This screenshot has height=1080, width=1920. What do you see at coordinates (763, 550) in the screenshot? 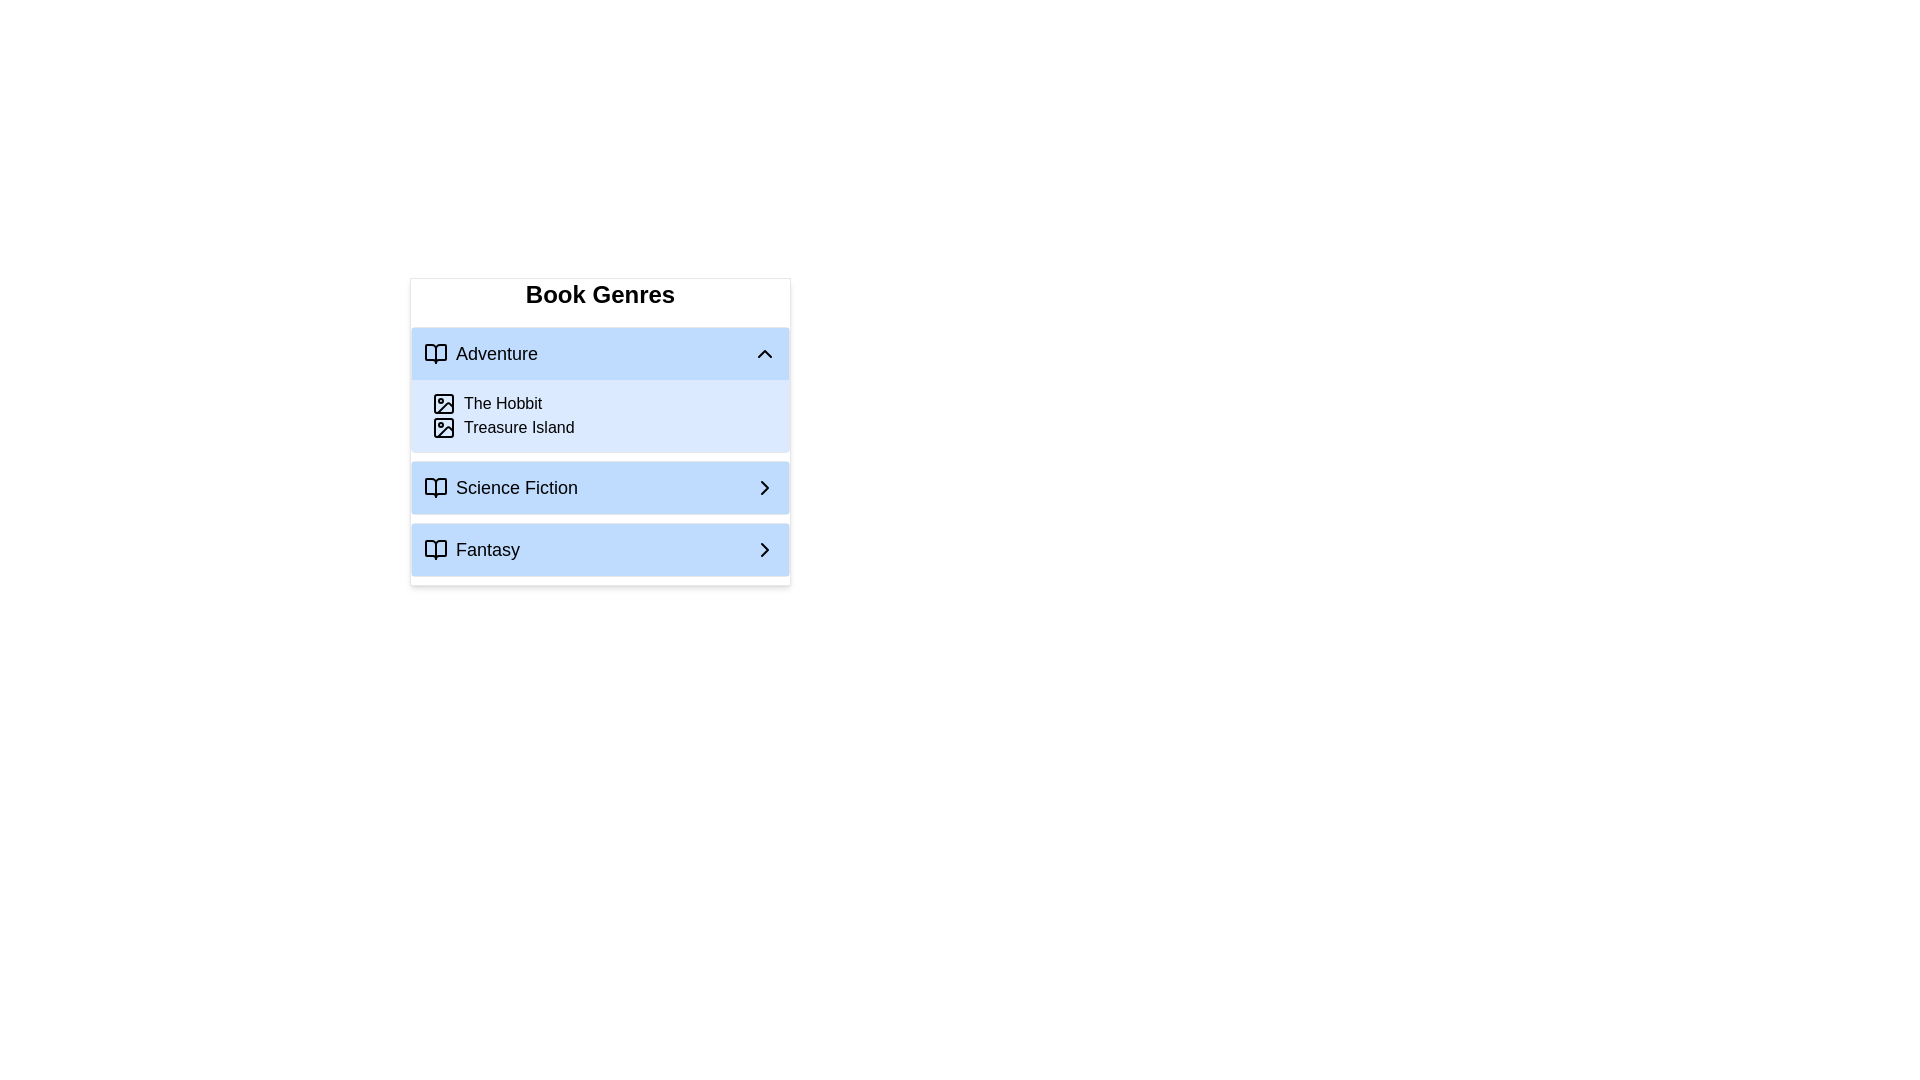
I see `the right-pointing chevron icon at the end of the 'Fantasy' row in the 'Book Genres' list` at bounding box center [763, 550].